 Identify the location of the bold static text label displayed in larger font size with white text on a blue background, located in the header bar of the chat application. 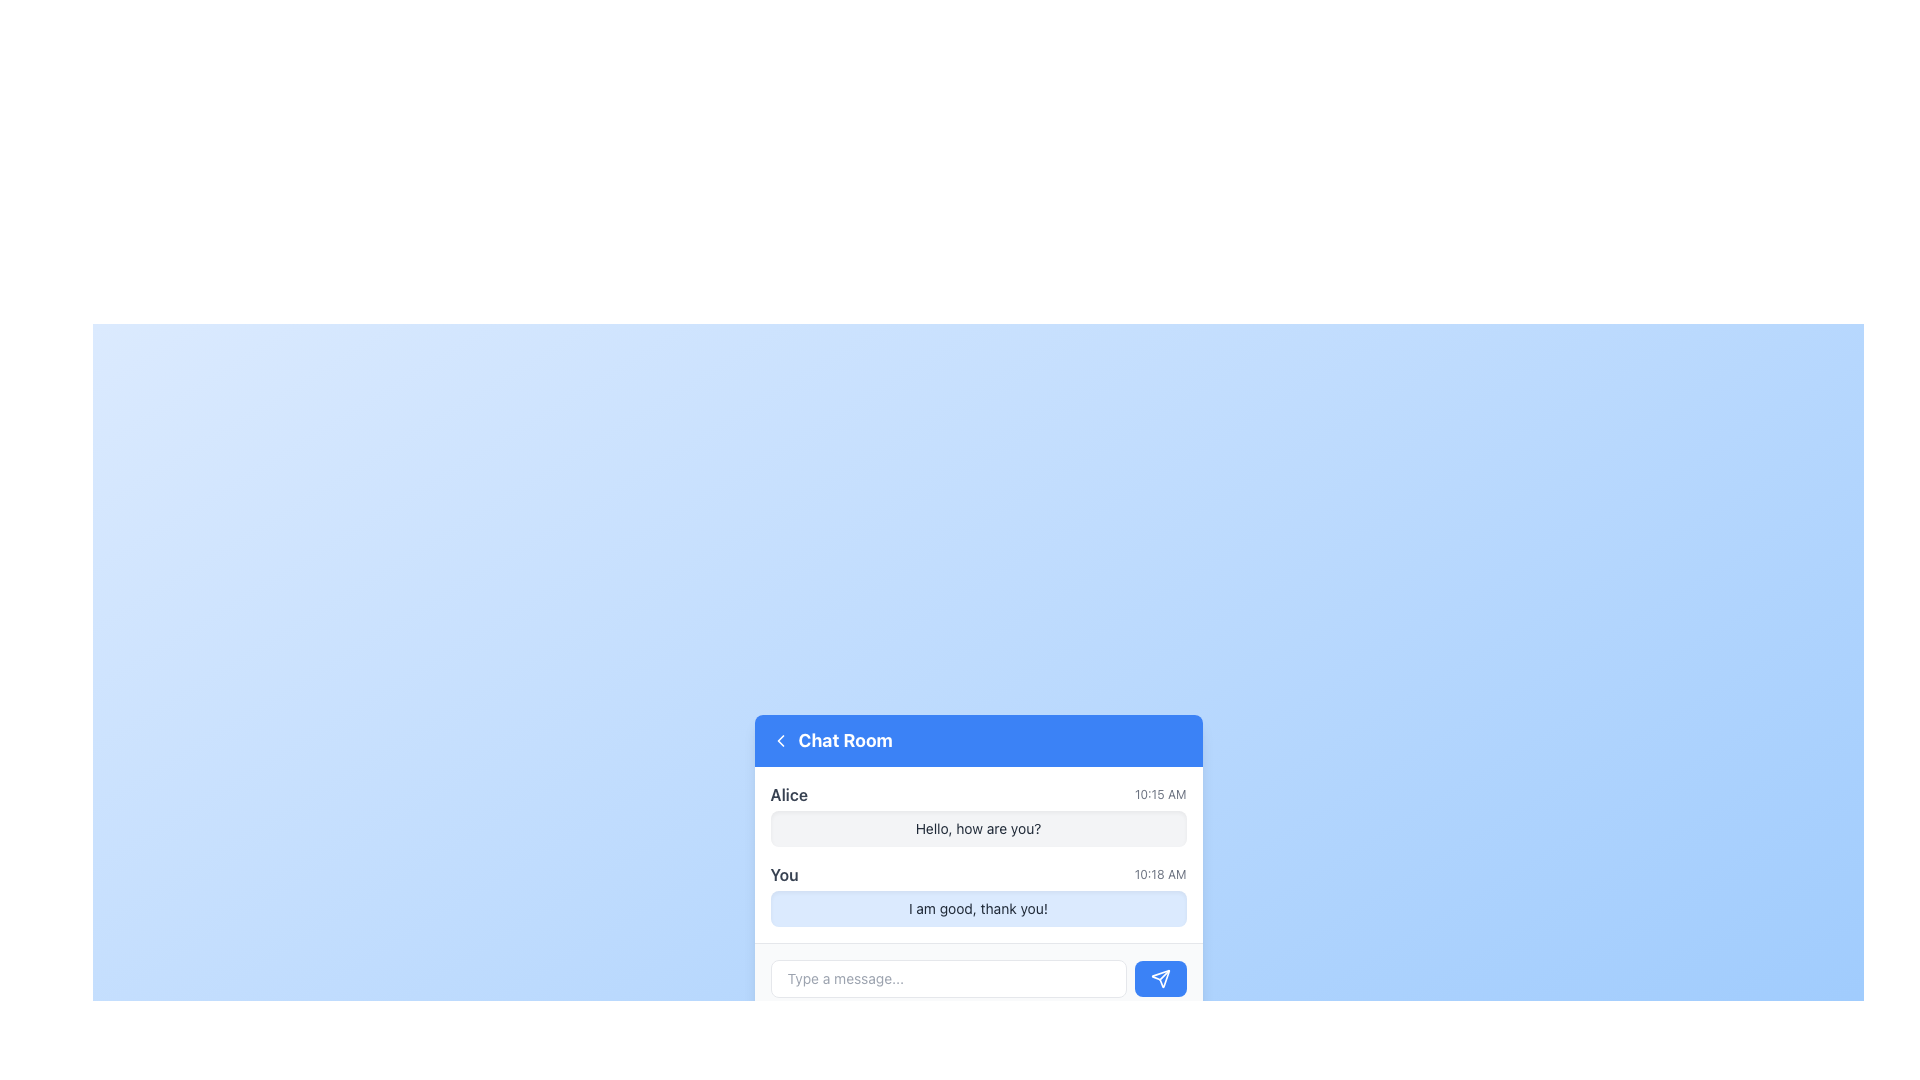
(845, 740).